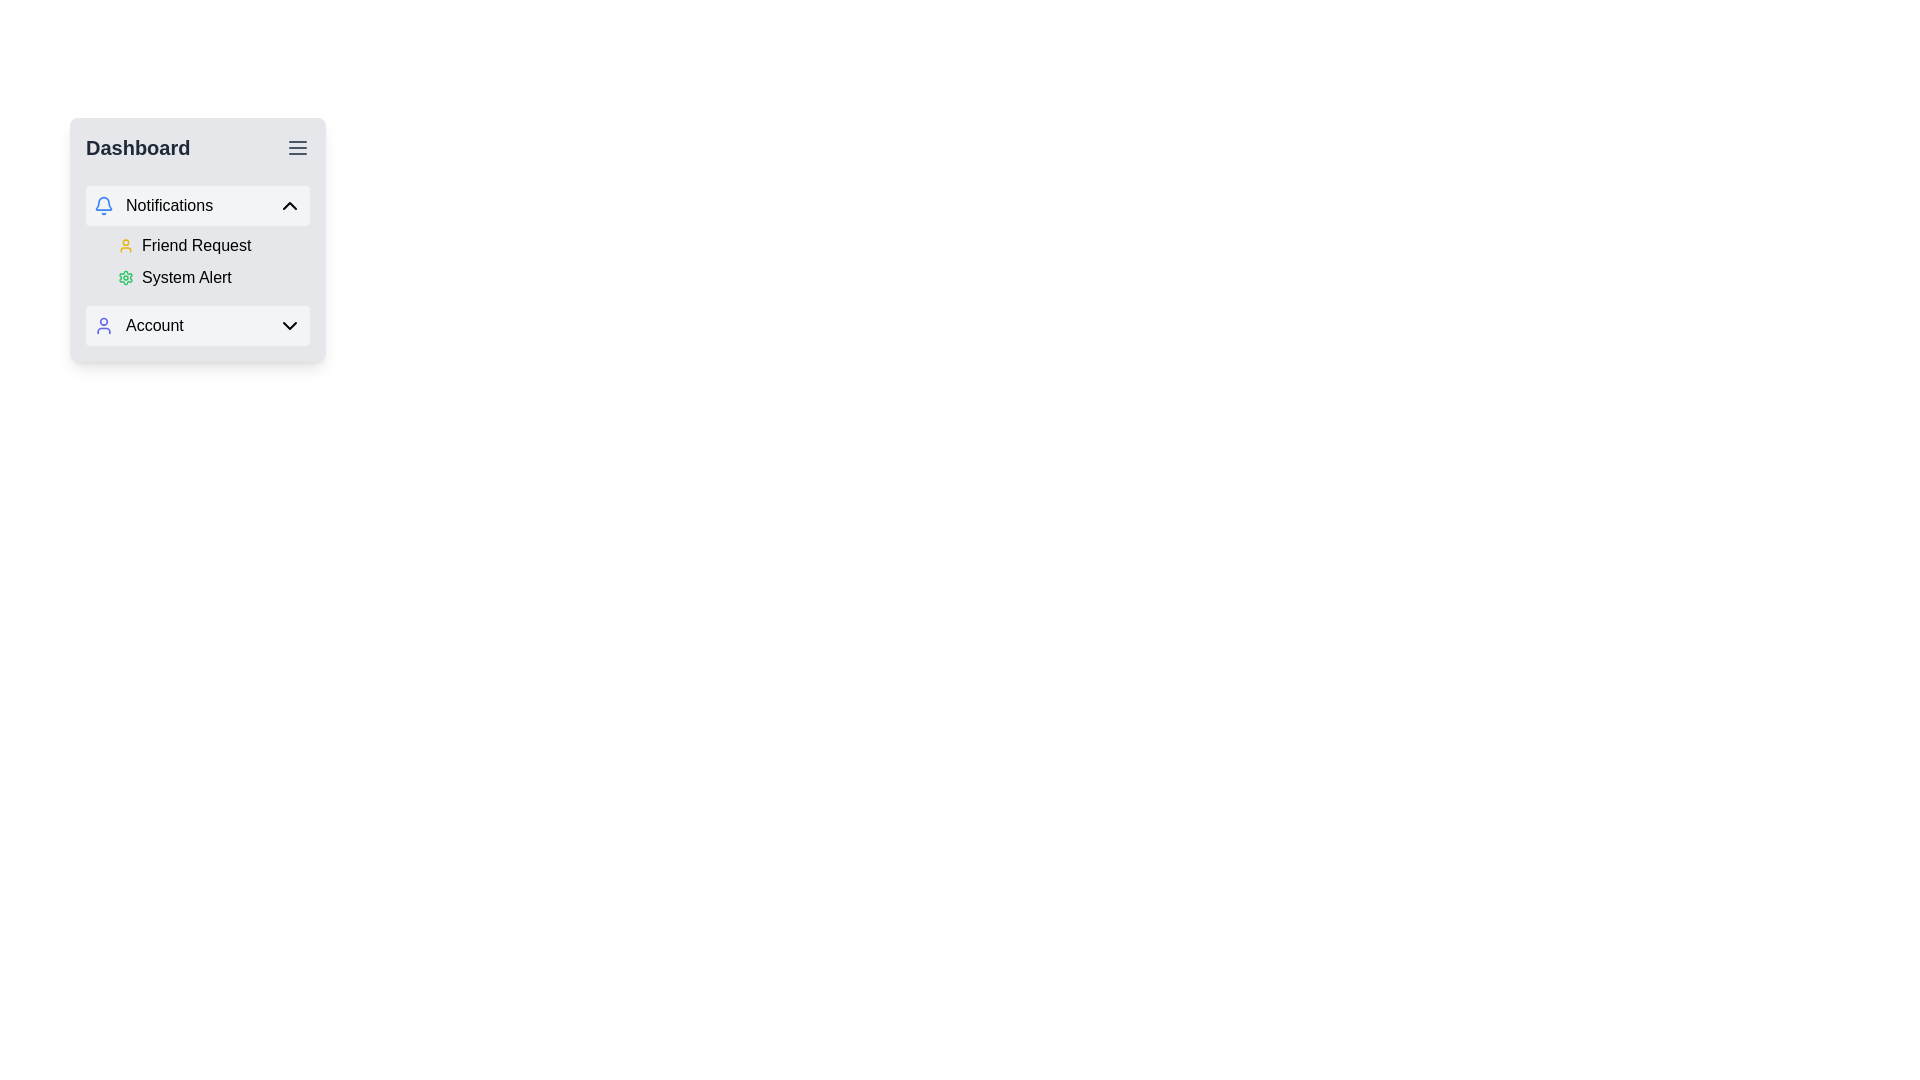  What do you see at coordinates (214, 277) in the screenshot?
I see `the 'System Alert' label with a gear icon in the sidebar menu` at bounding box center [214, 277].